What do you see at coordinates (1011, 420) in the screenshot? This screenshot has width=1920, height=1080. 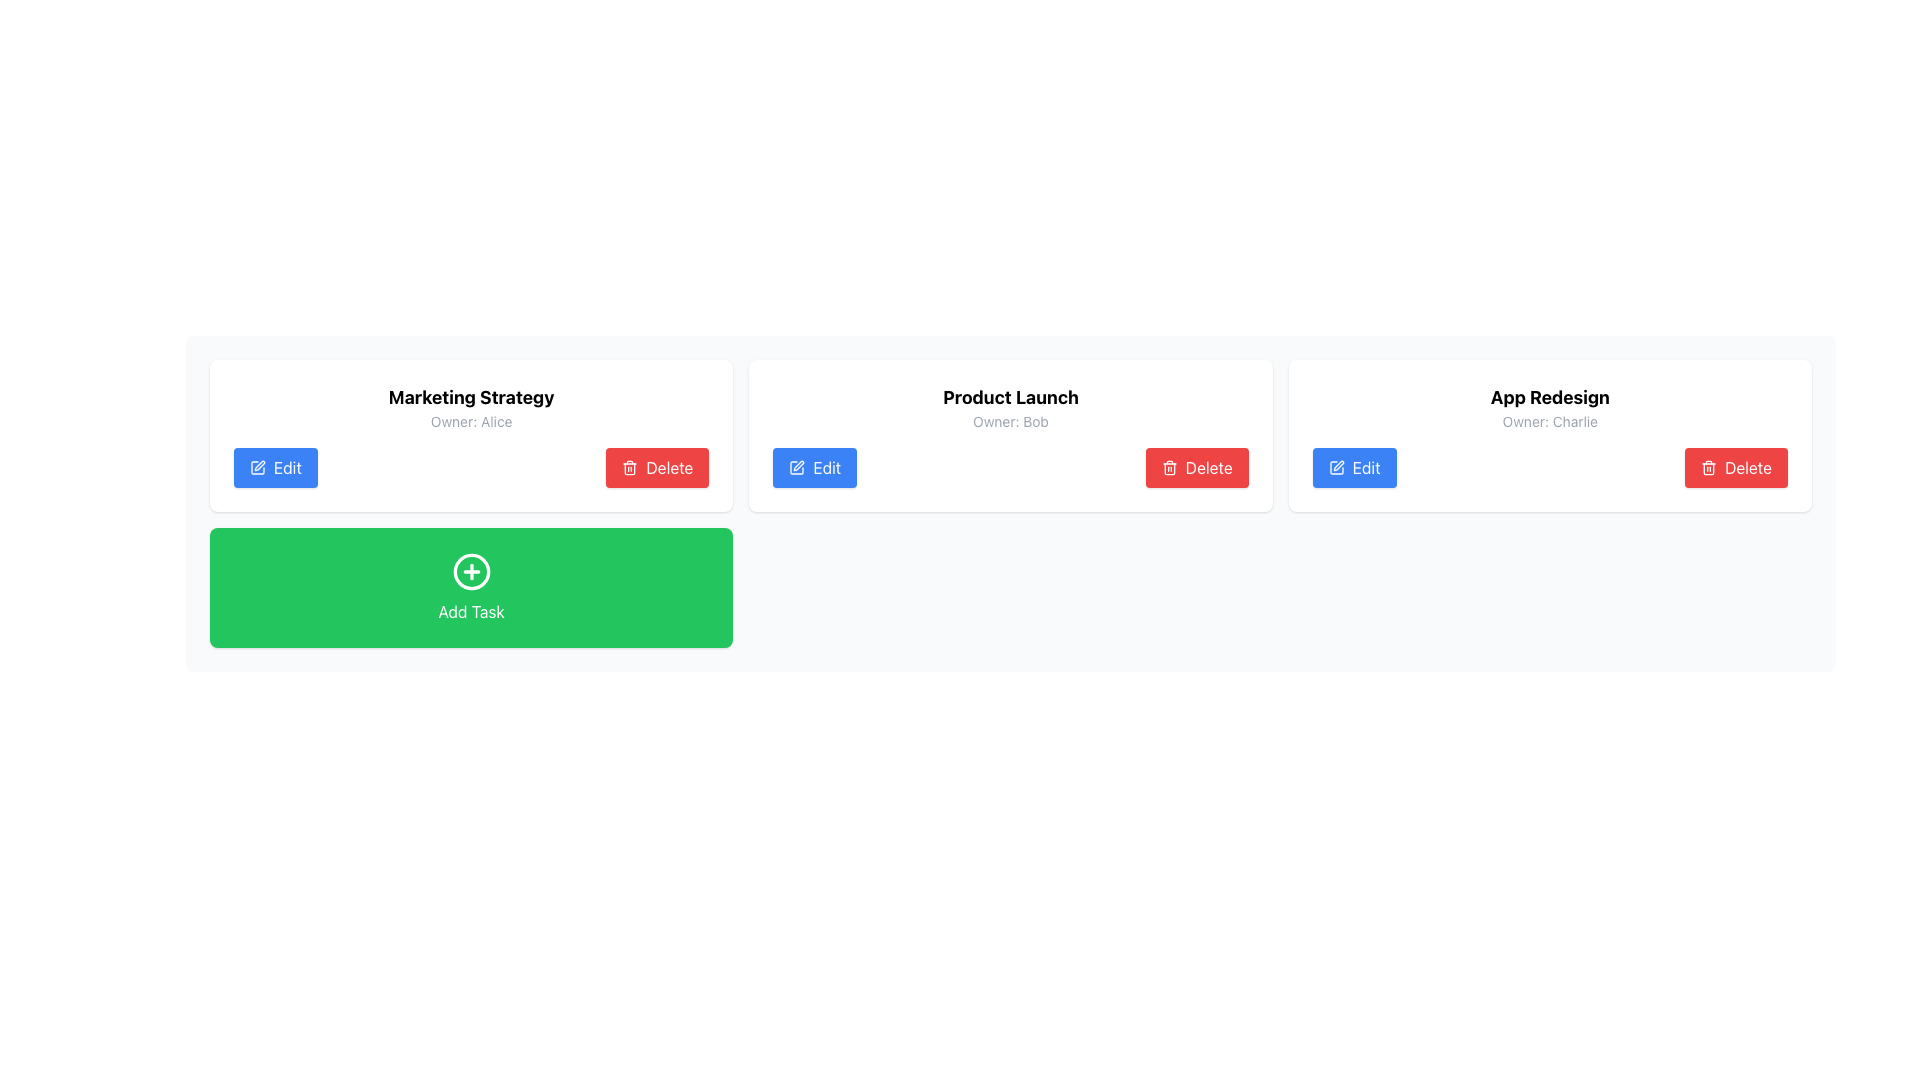 I see `the text display element indicating the owner of the task, which shows 'Owner: Bob' in small gray font, positioned centrally beneath the 'Product Launch' title and above the 'Edit' and 'Delete' buttons` at bounding box center [1011, 420].